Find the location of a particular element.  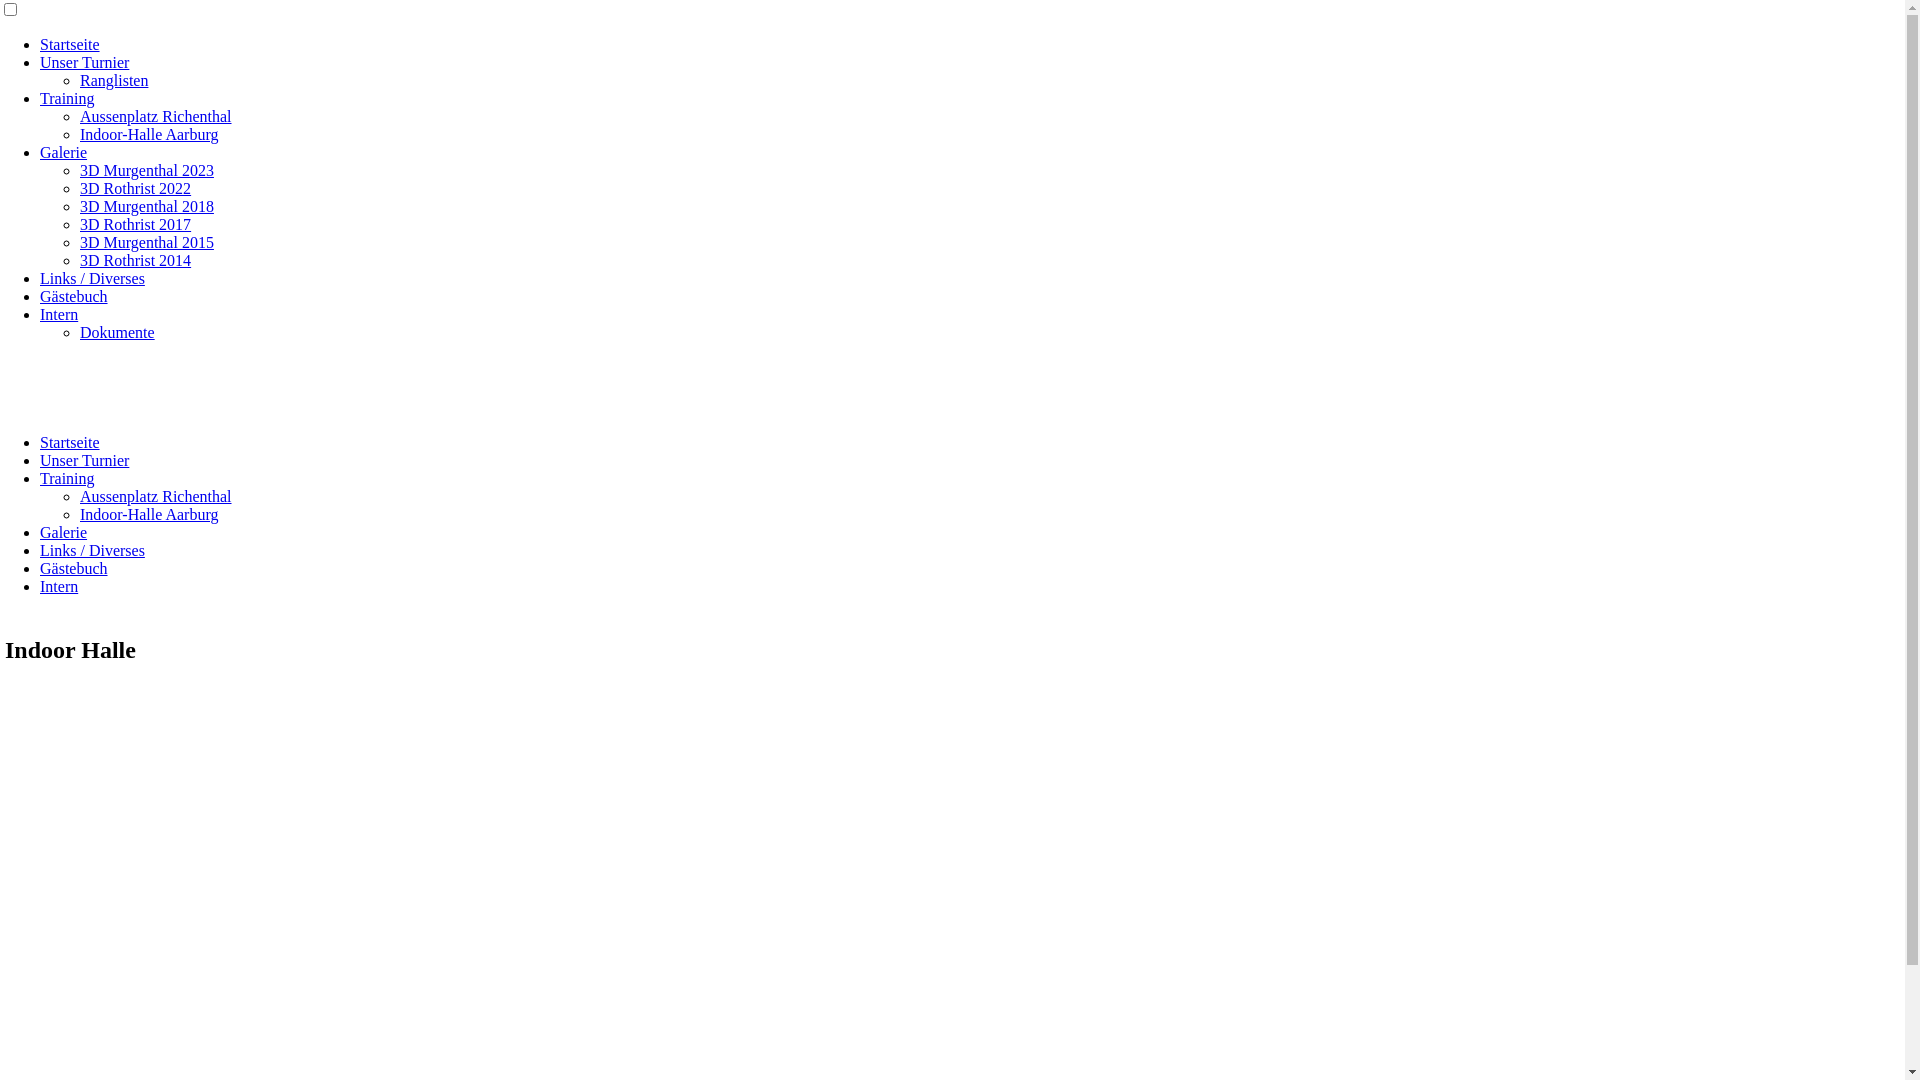

'Aussenplatz Richenthal' is located at coordinates (80, 116).